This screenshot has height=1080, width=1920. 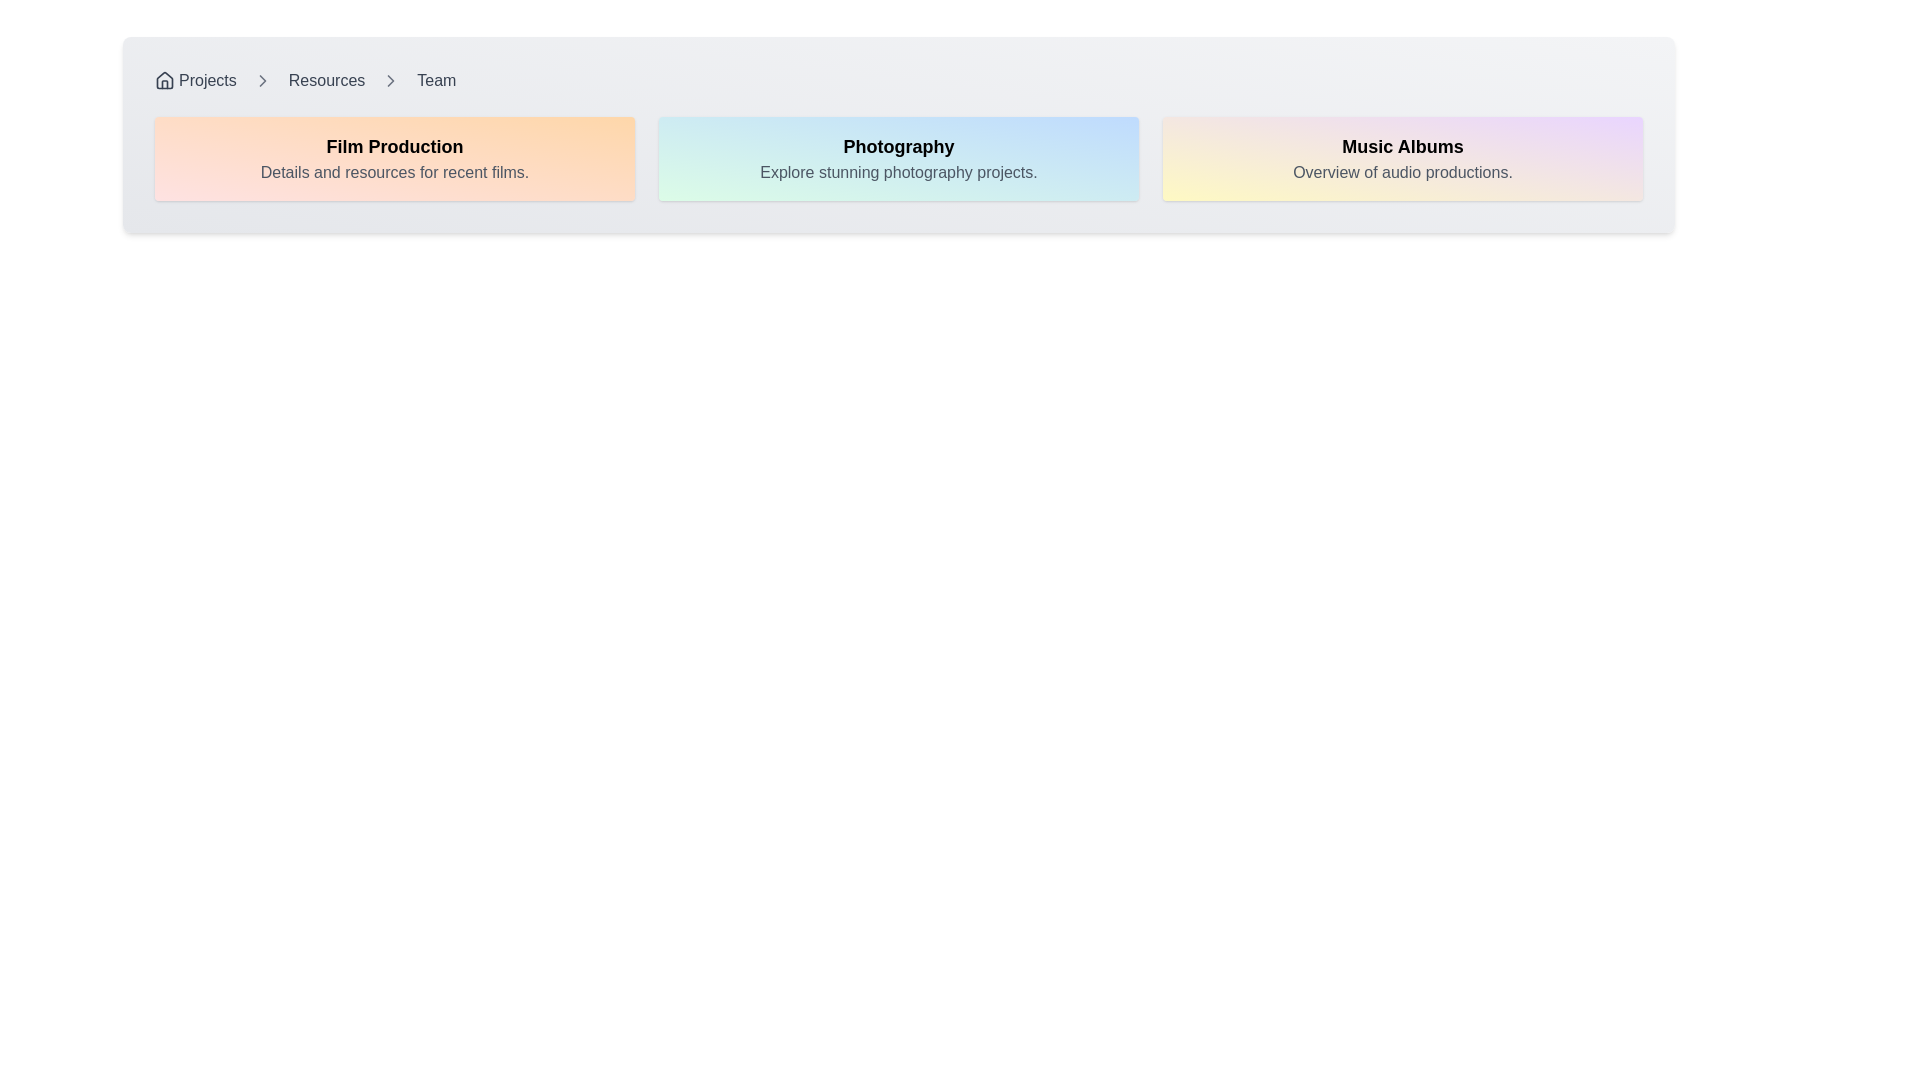 I want to click on the homepage icon located in the top-left corner of the interface, which precedes the text 'Projects' in the navigation breadcrumb, so click(x=164, y=80).